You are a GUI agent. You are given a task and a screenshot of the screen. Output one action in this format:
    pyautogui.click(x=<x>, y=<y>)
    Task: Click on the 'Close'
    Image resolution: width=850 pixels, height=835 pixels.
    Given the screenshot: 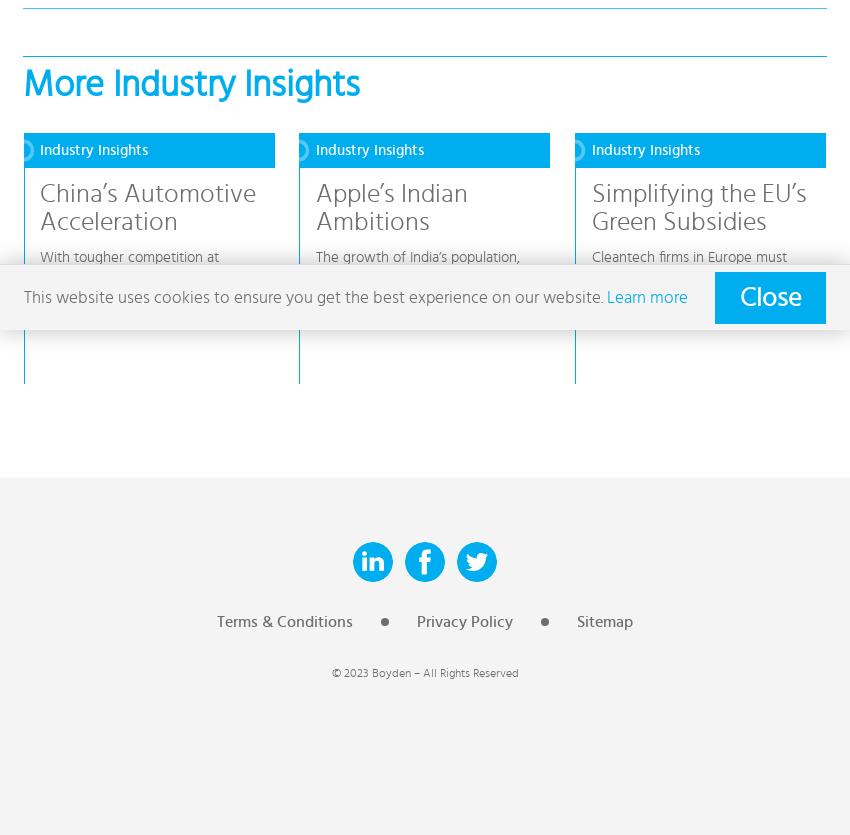 What is the action you would take?
    pyautogui.click(x=740, y=296)
    